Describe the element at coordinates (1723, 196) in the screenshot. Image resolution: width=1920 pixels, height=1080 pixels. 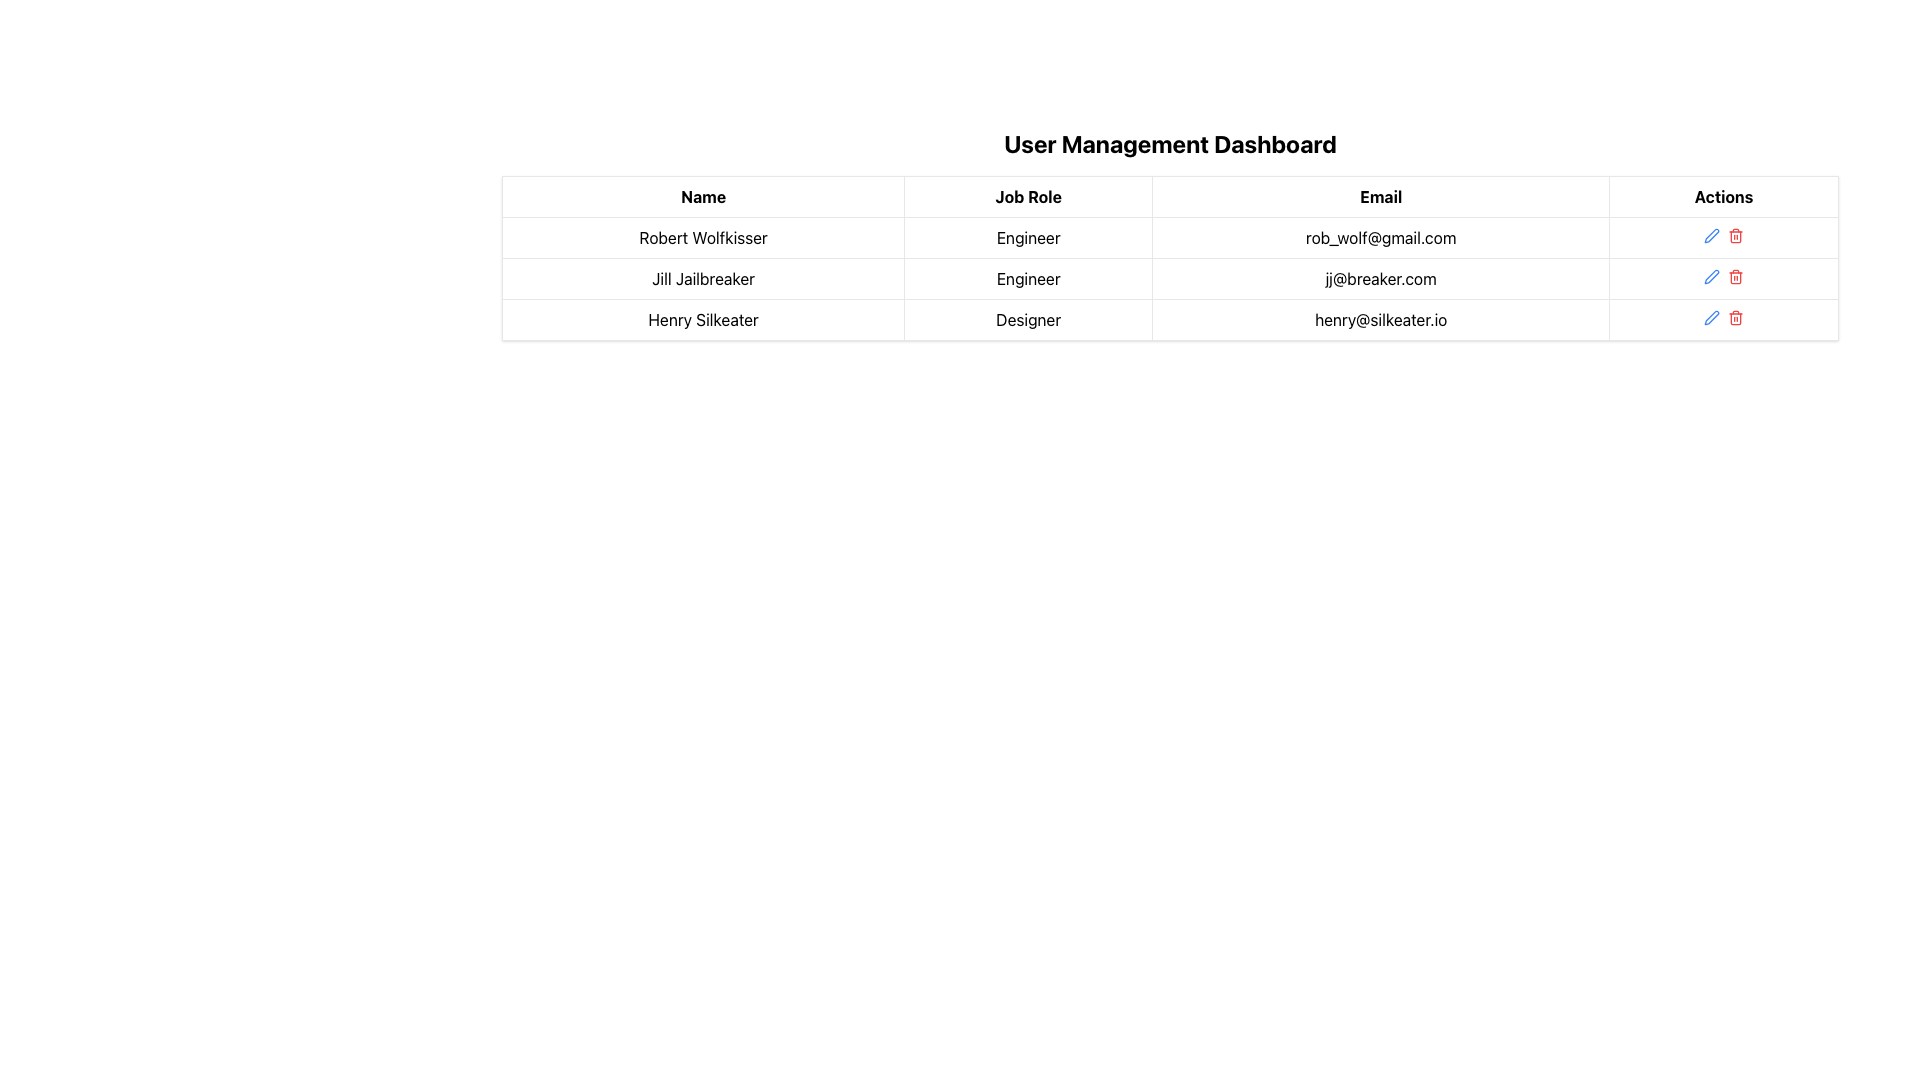
I see `the 'Actions' text block, which is a rectangular header label with bold black text on a white background, positioned as the last column header in a horizontal table layout` at that location.